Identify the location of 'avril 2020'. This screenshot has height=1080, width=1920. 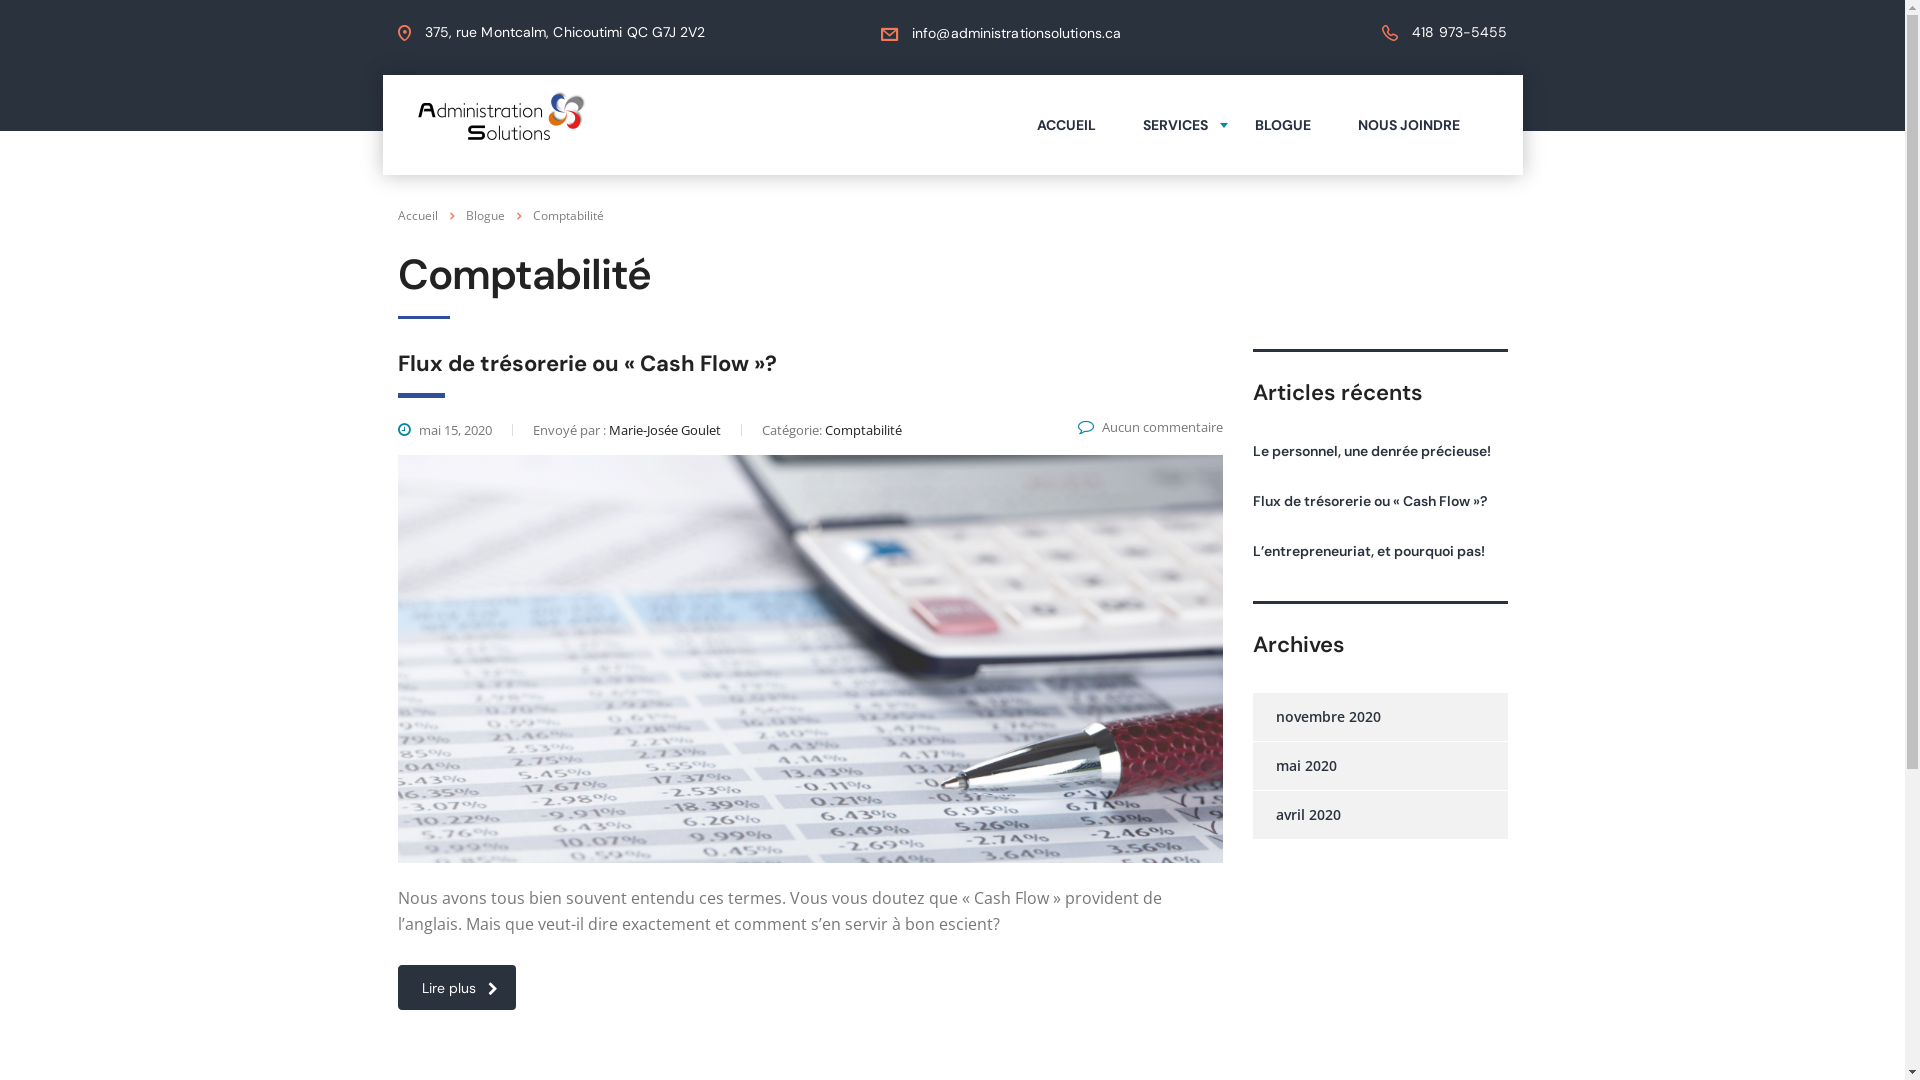
(1296, 814).